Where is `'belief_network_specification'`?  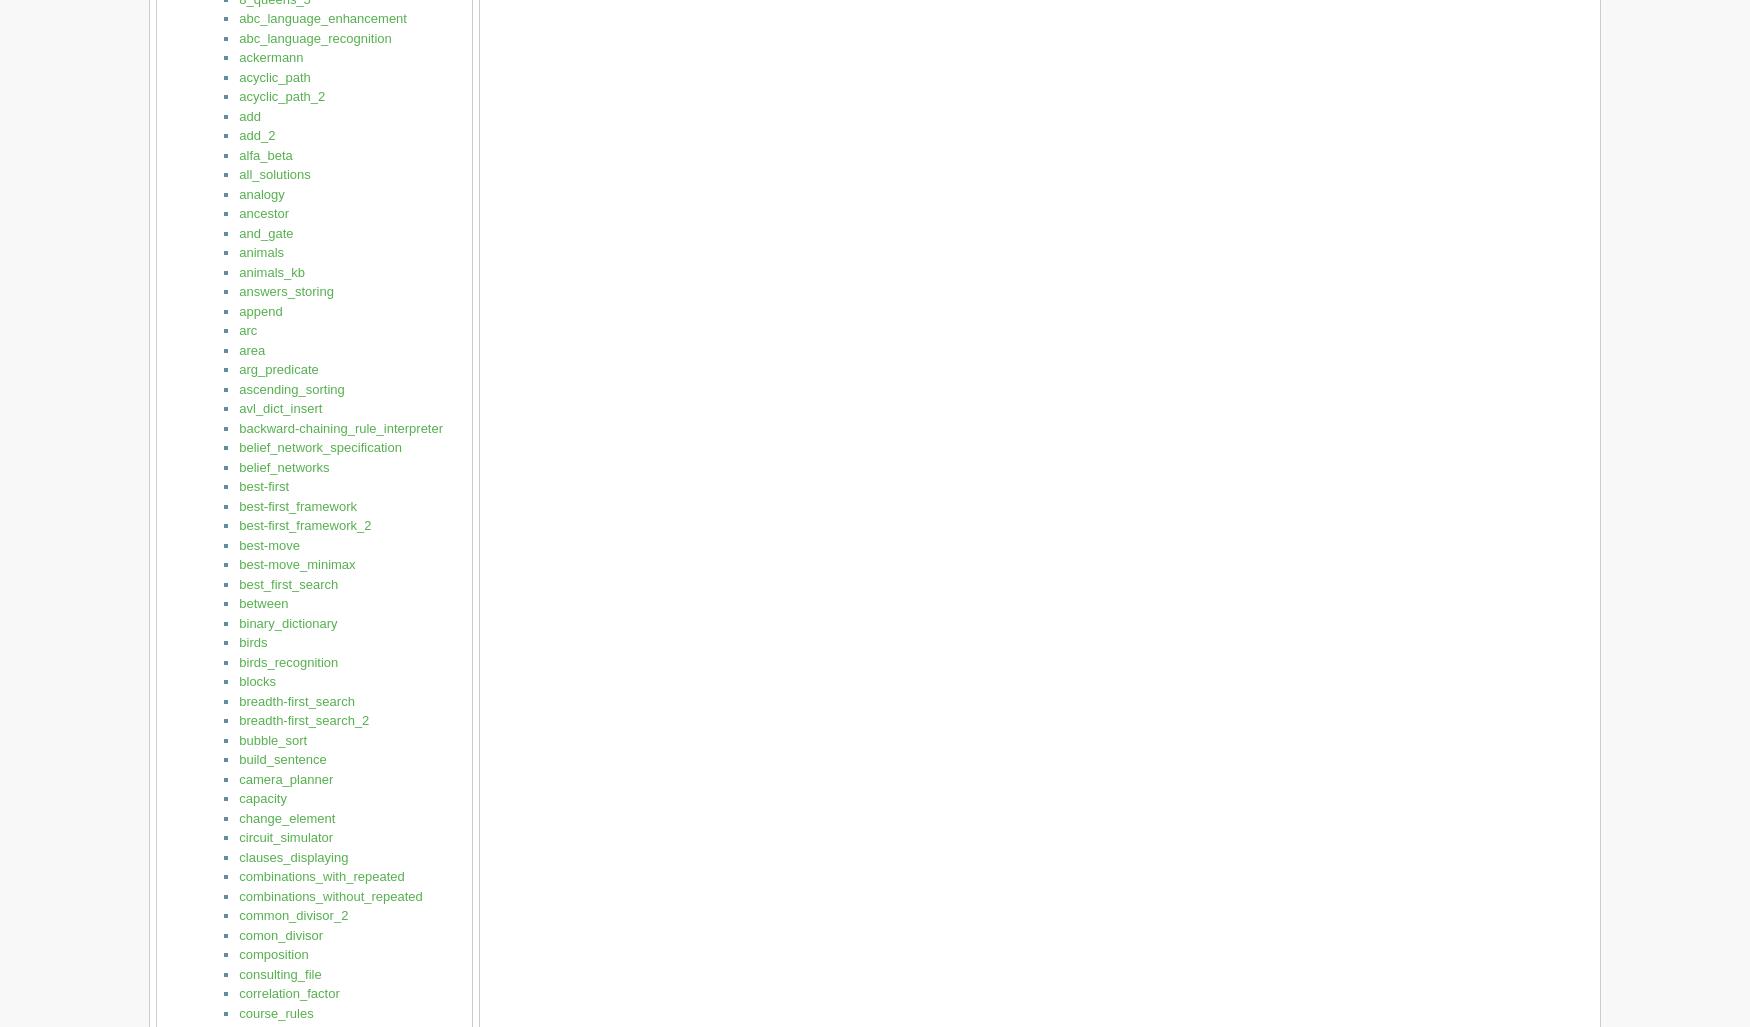
'belief_network_specification' is located at coordinates (320, 446).